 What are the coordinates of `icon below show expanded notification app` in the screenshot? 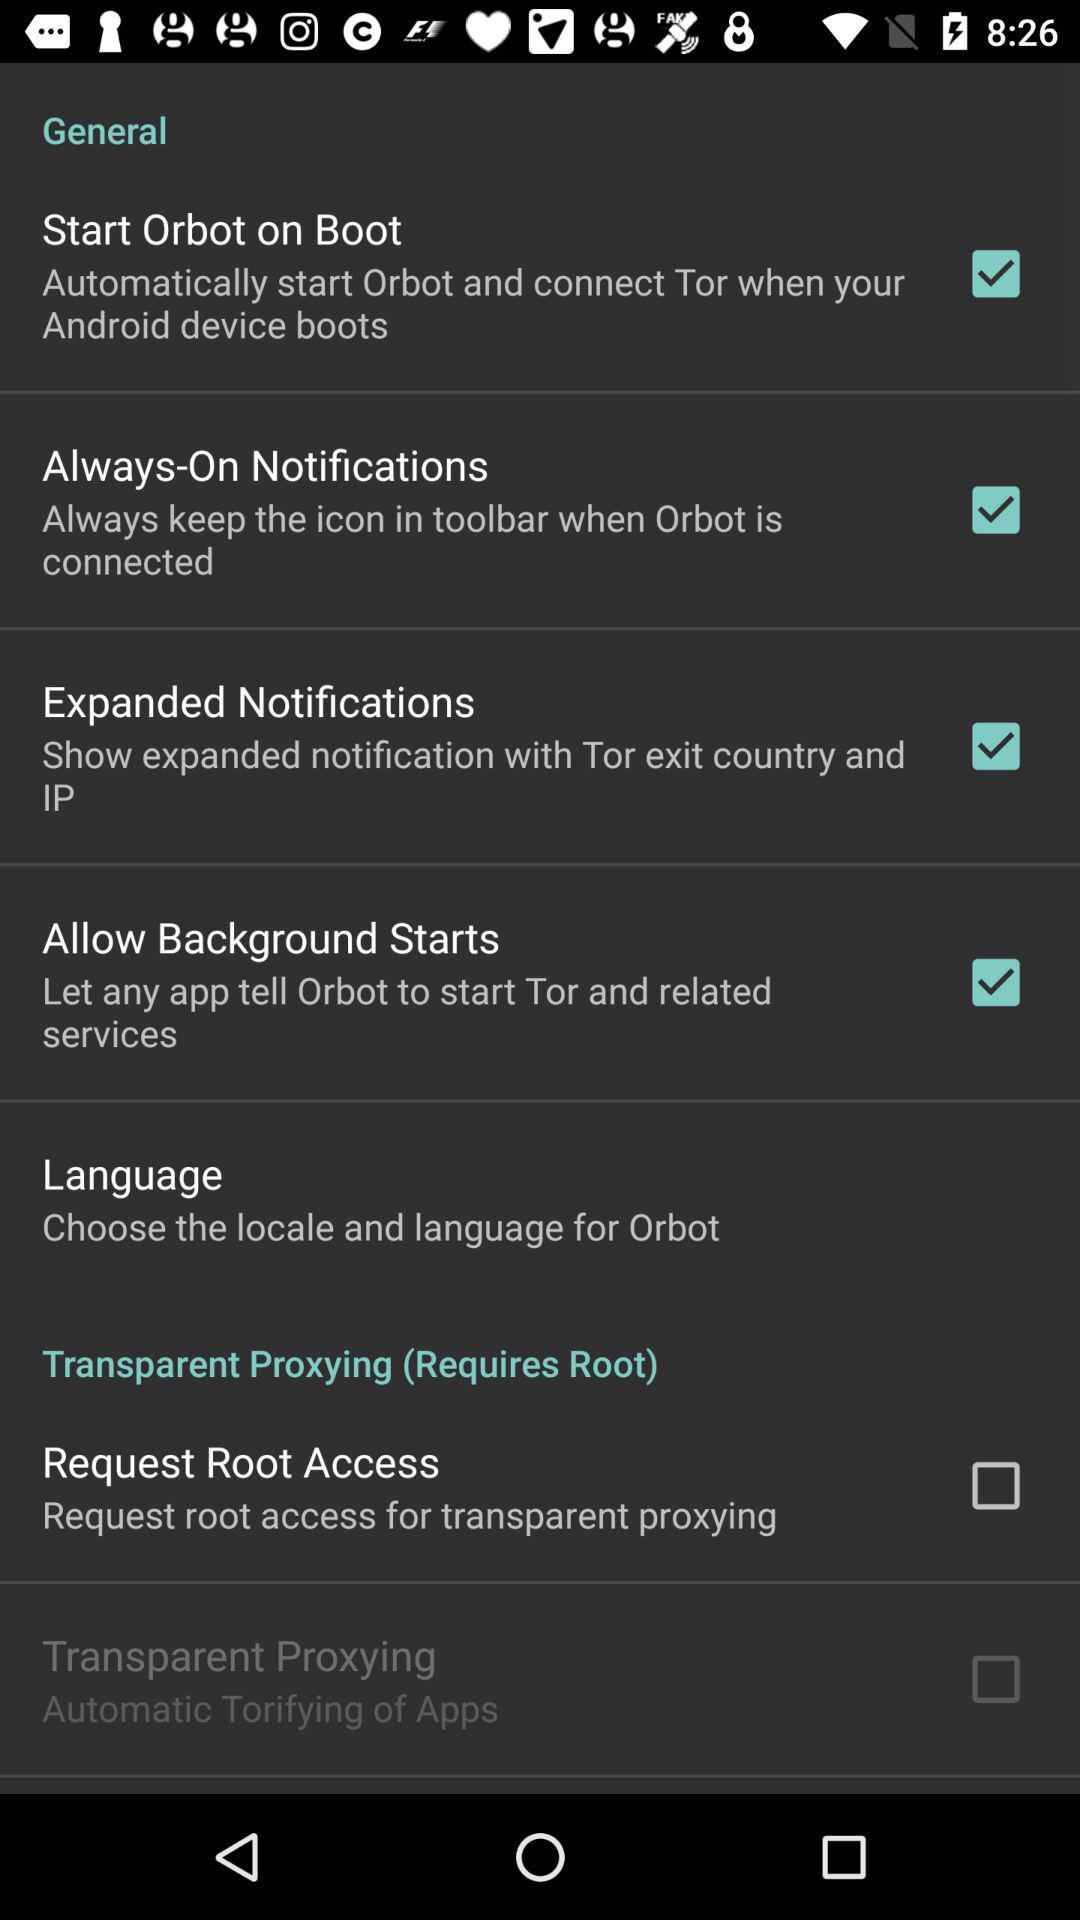 It's located at (271, 935).